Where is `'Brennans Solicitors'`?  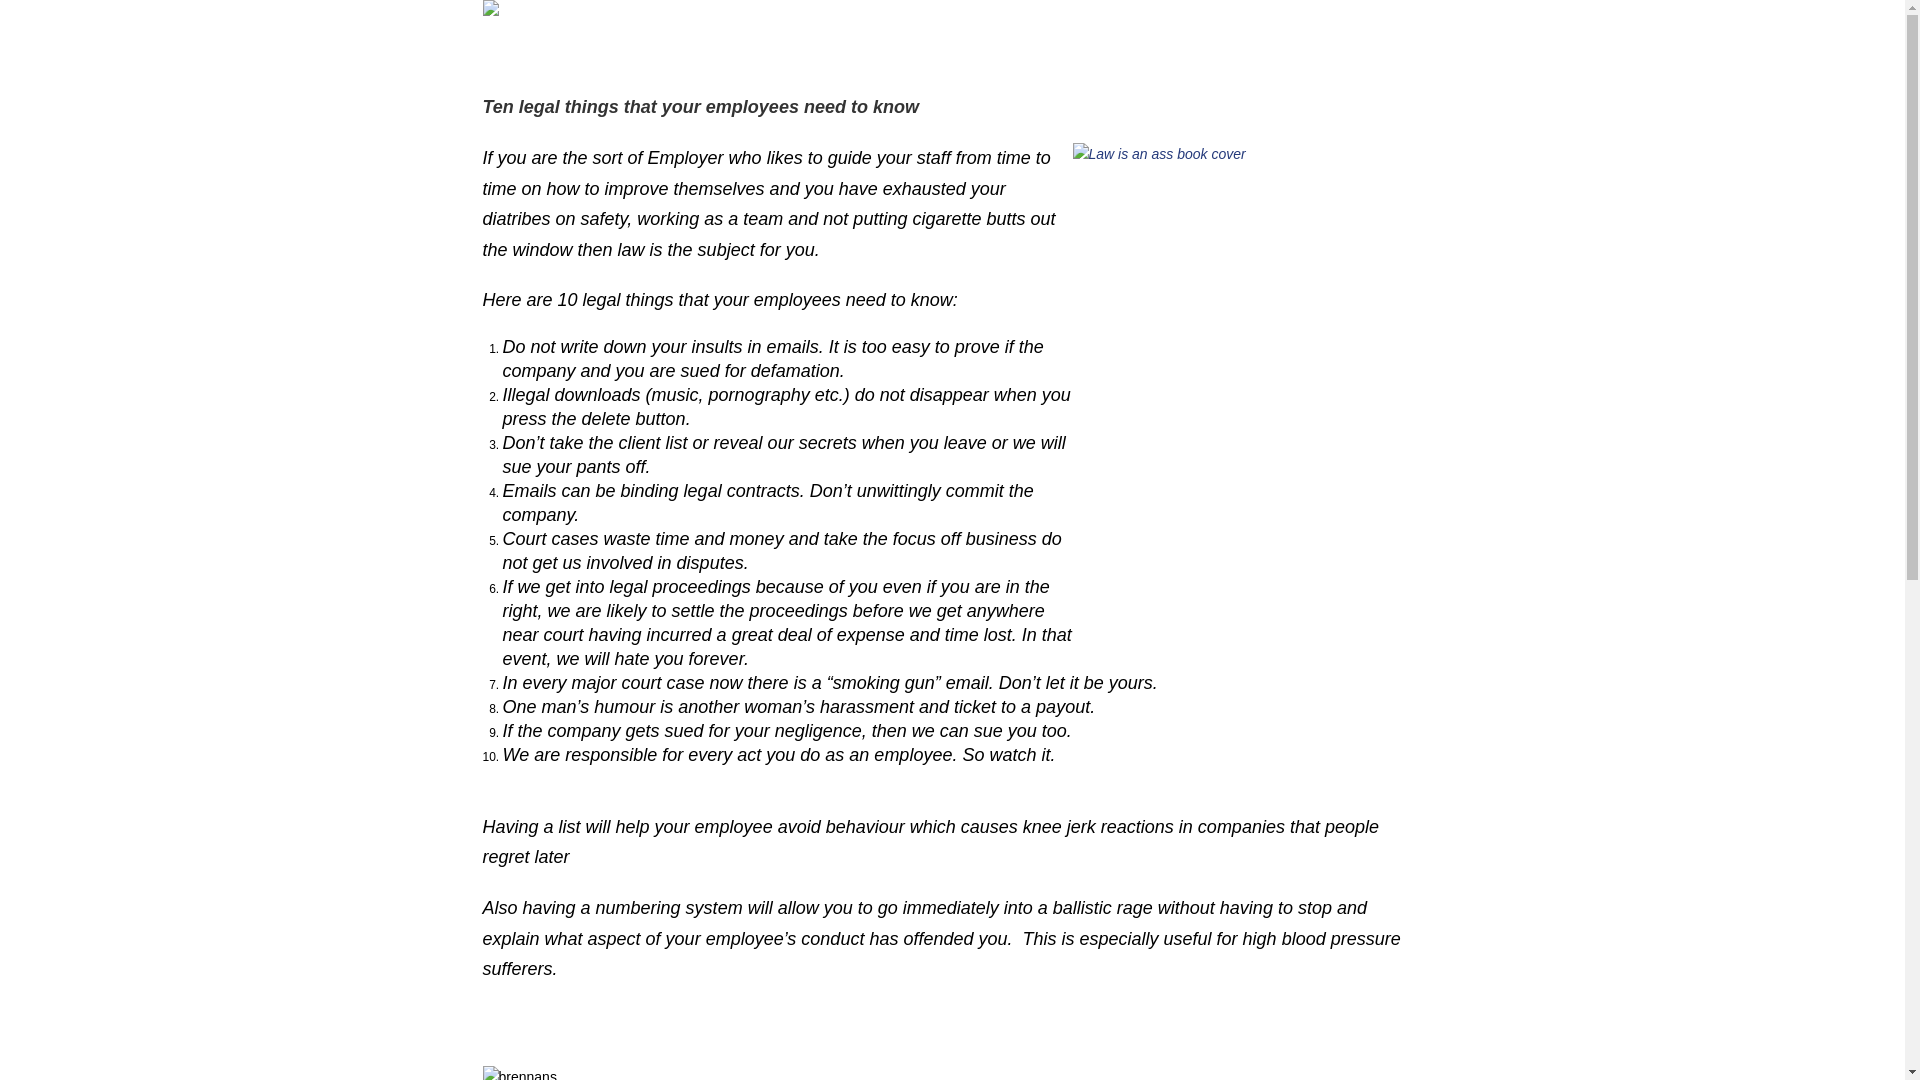
'Brennans Solicitors' is located at coordinates (1118, 42).